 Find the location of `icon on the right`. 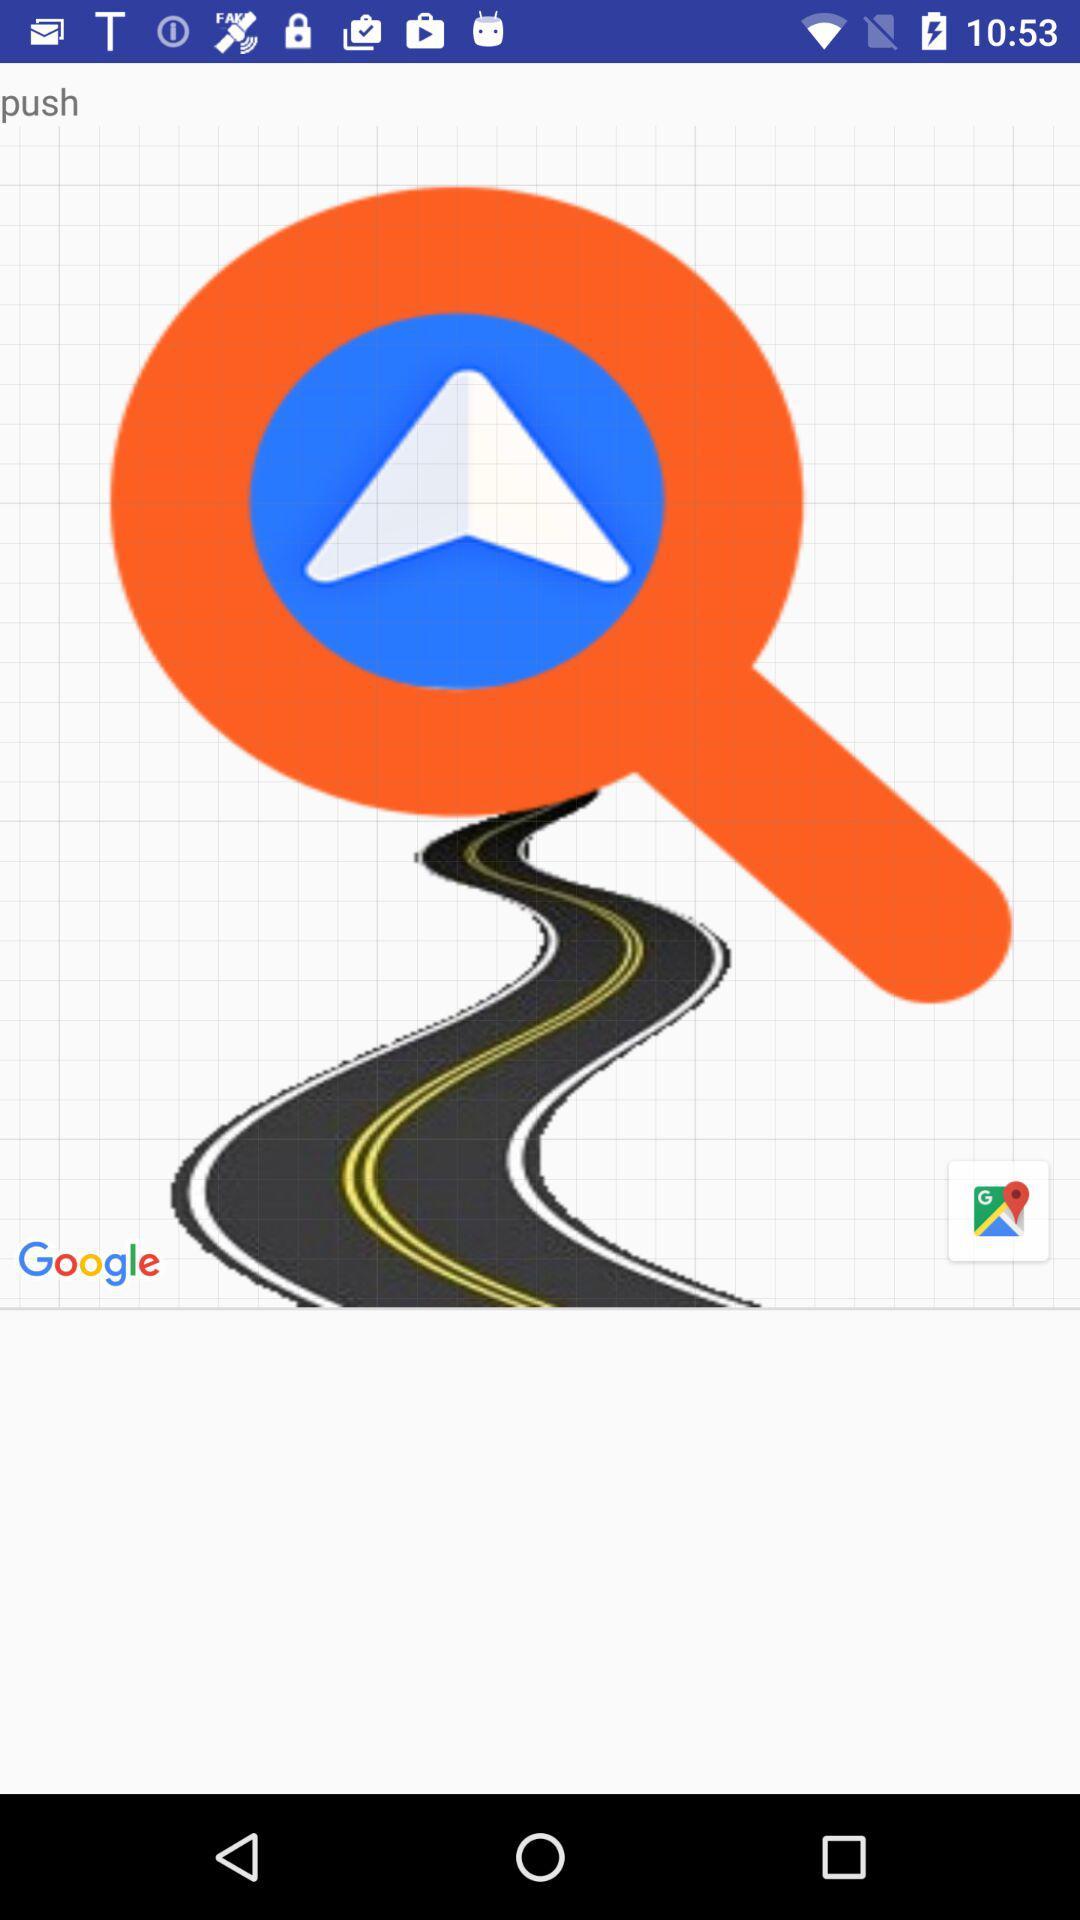

icon on the right is located at coordinates (998, 1211).